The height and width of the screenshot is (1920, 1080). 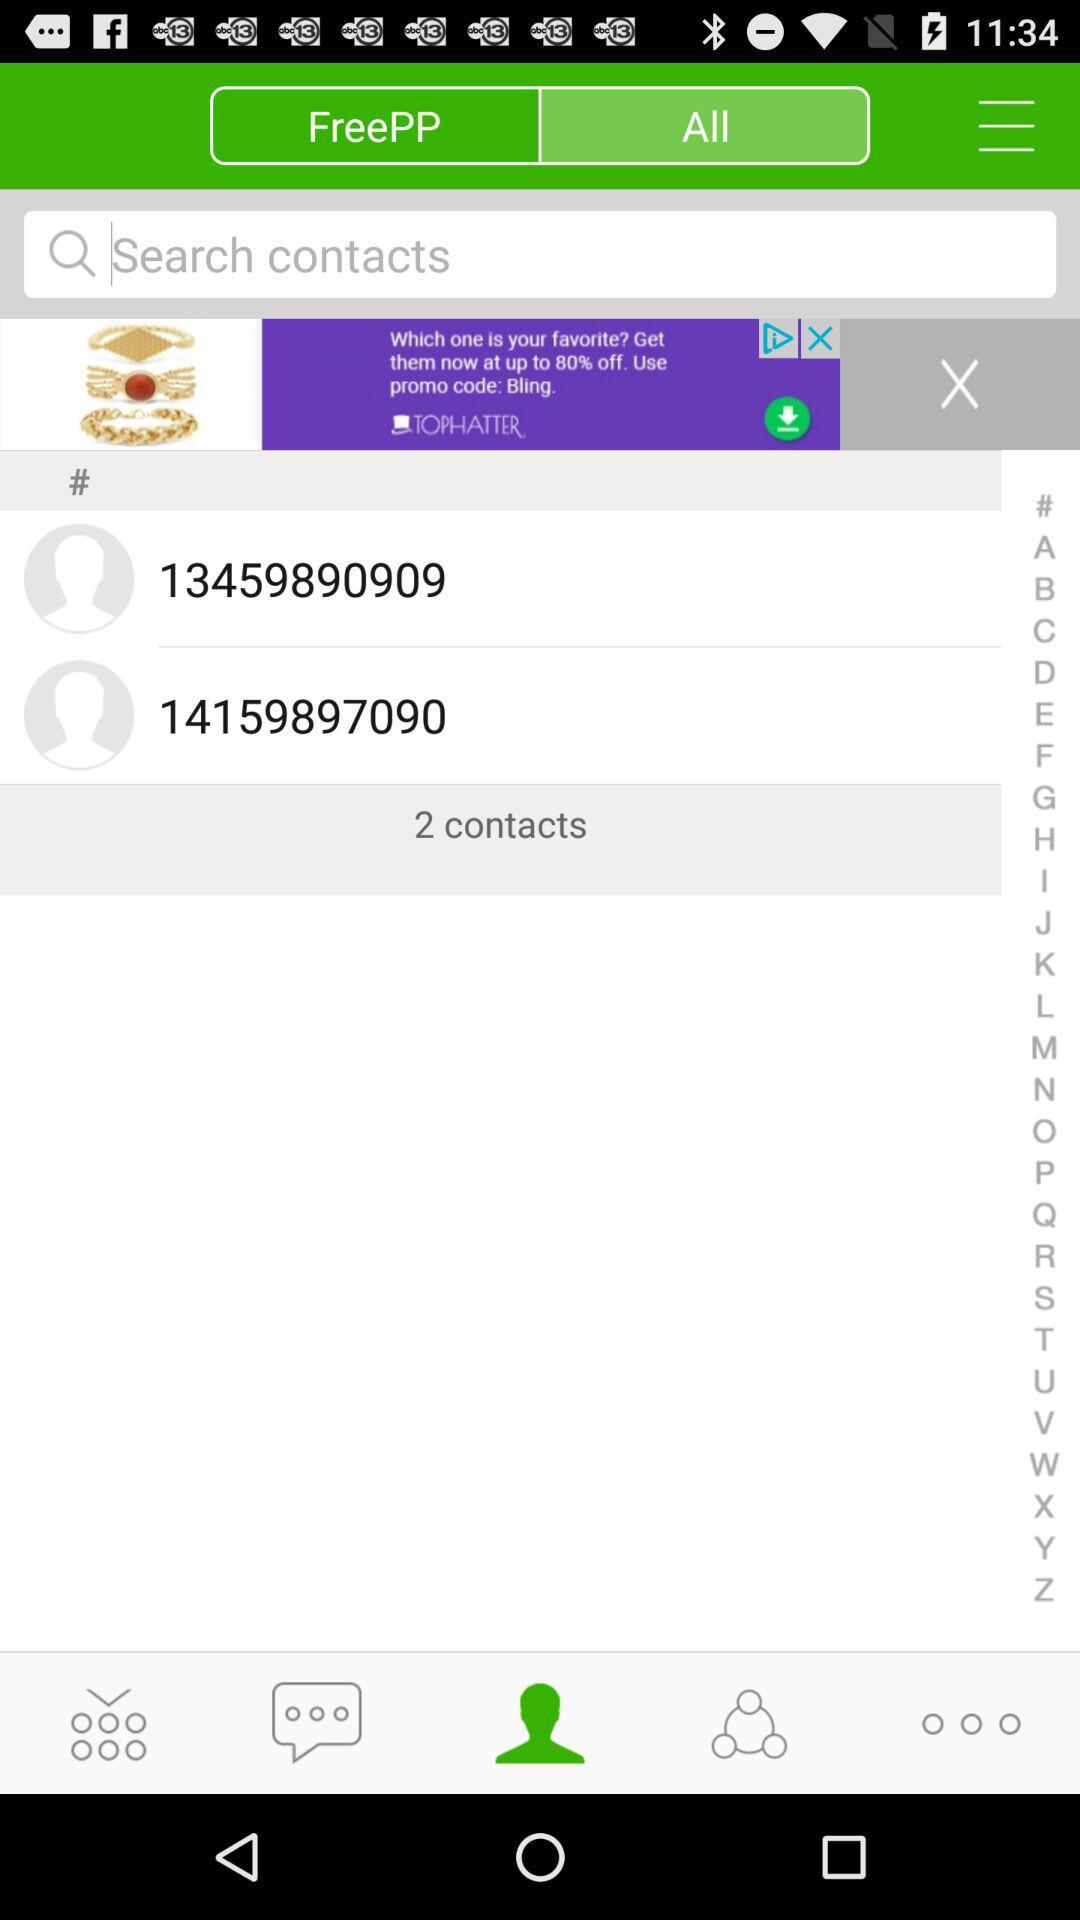 What do you see at coordinates (756, 1726) in the screenshot?
I see `share icon` at bounding box center [756, 1726].